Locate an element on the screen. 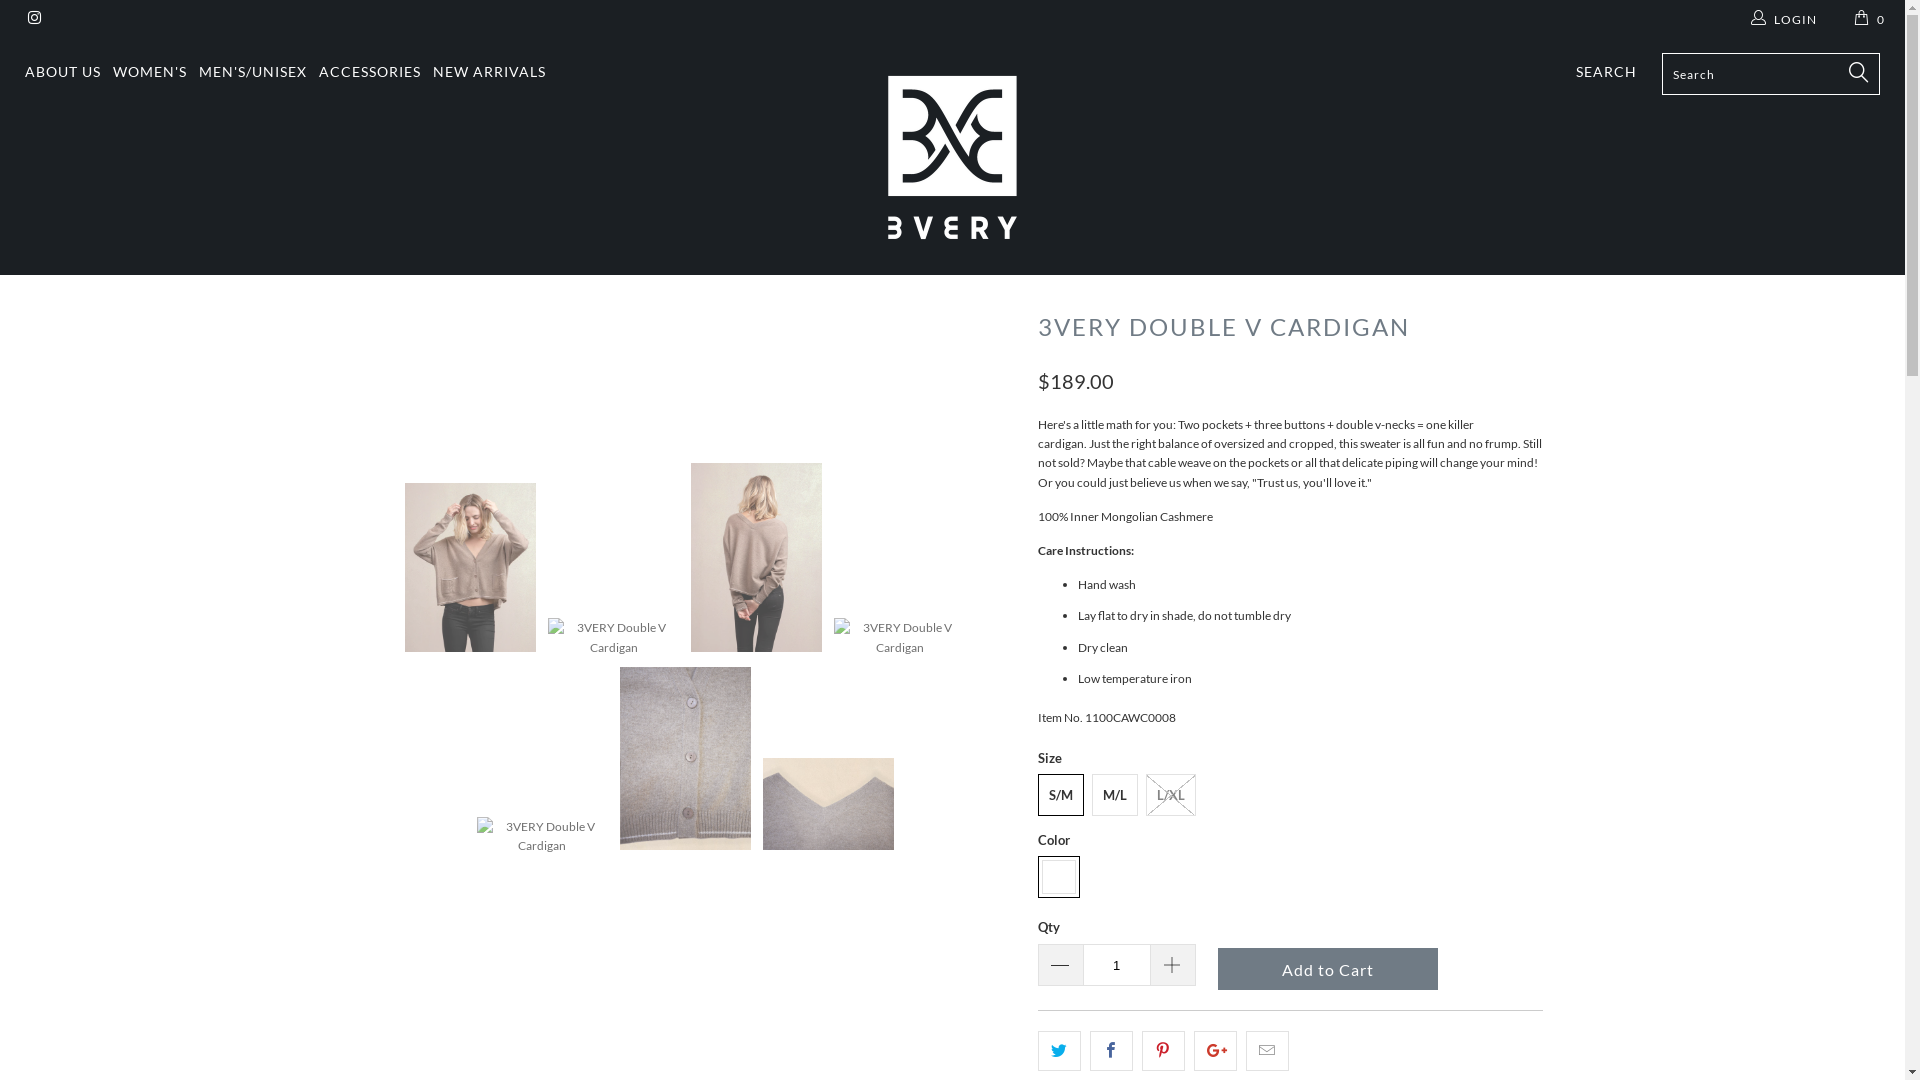 The image size is (1920, 1080). 'LOGIN' is located at coordinates (1784, 19).